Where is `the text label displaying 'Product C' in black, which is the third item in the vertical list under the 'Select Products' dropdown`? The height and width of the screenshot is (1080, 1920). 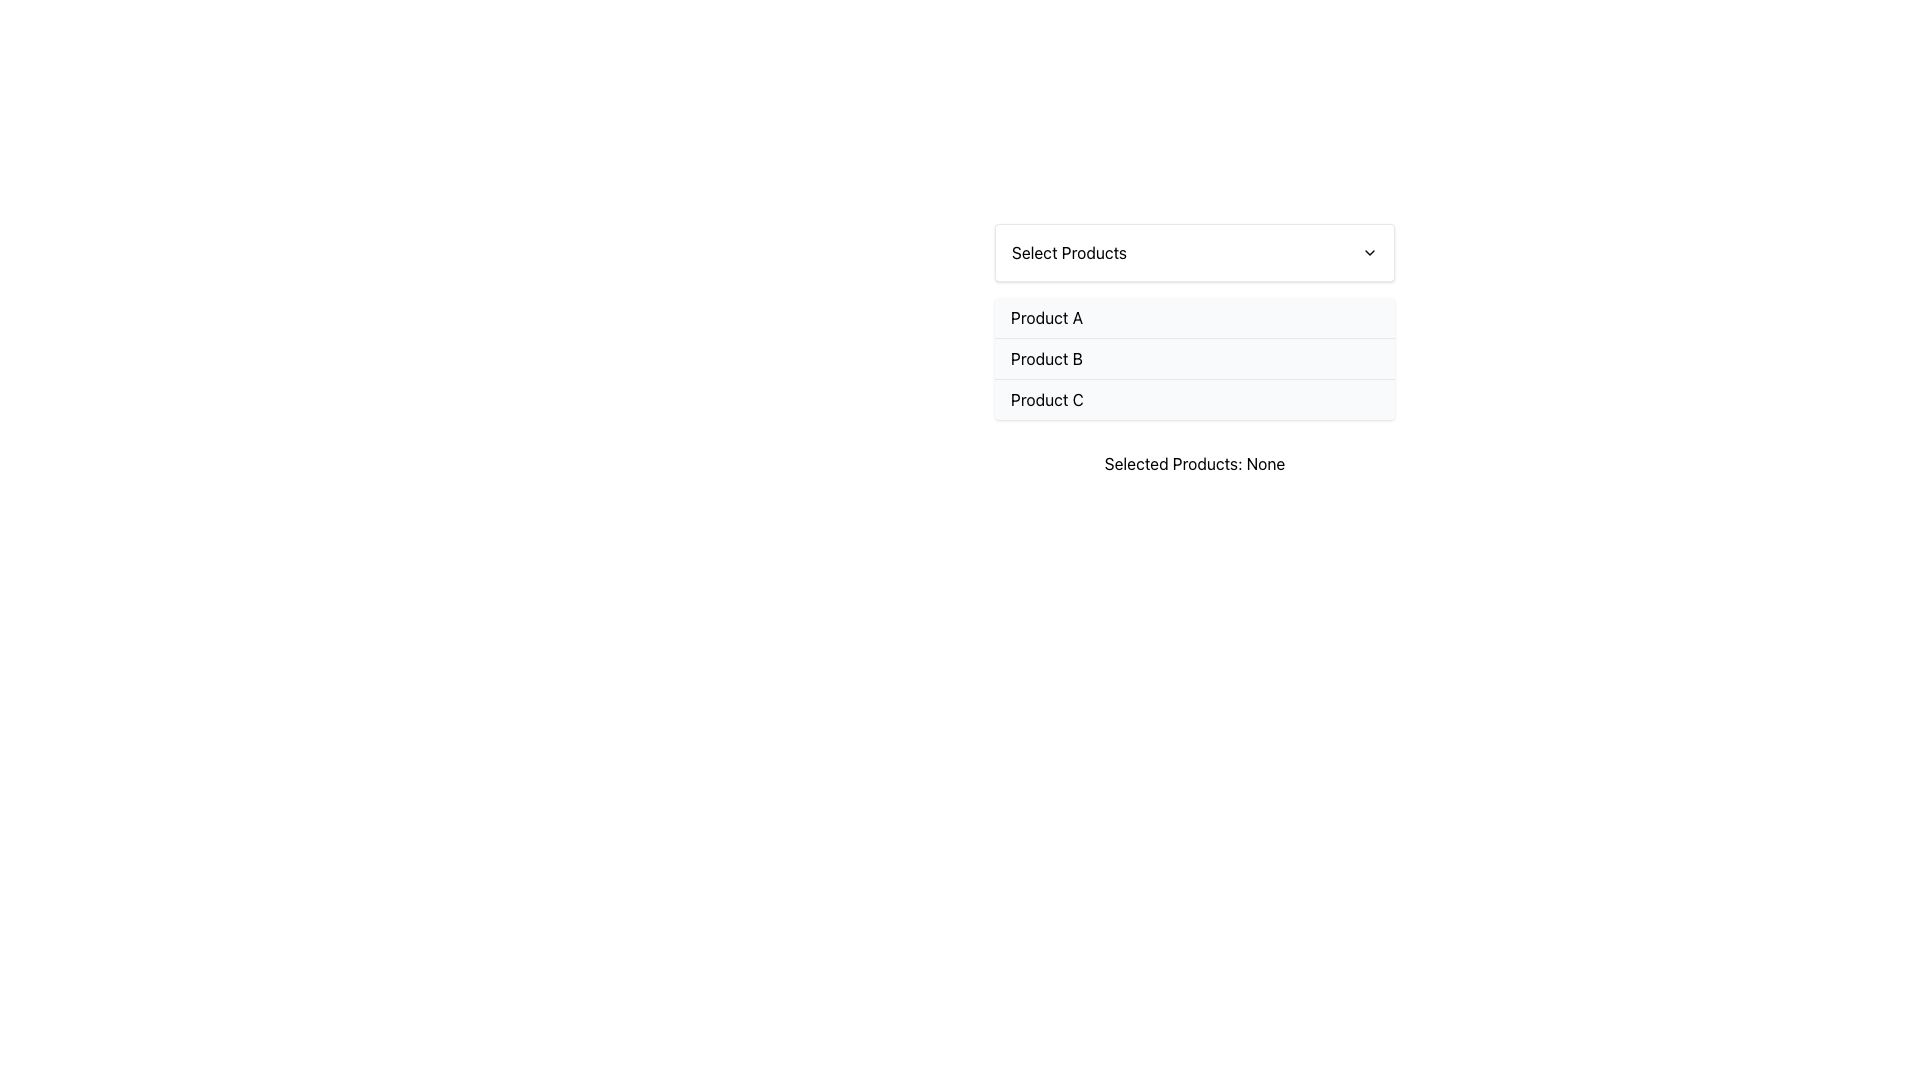 the text label displaying 'Product C' in black, which is the third item in the vertical list under the 'Select Products' dropdown is located at coordinates (1046, 400).